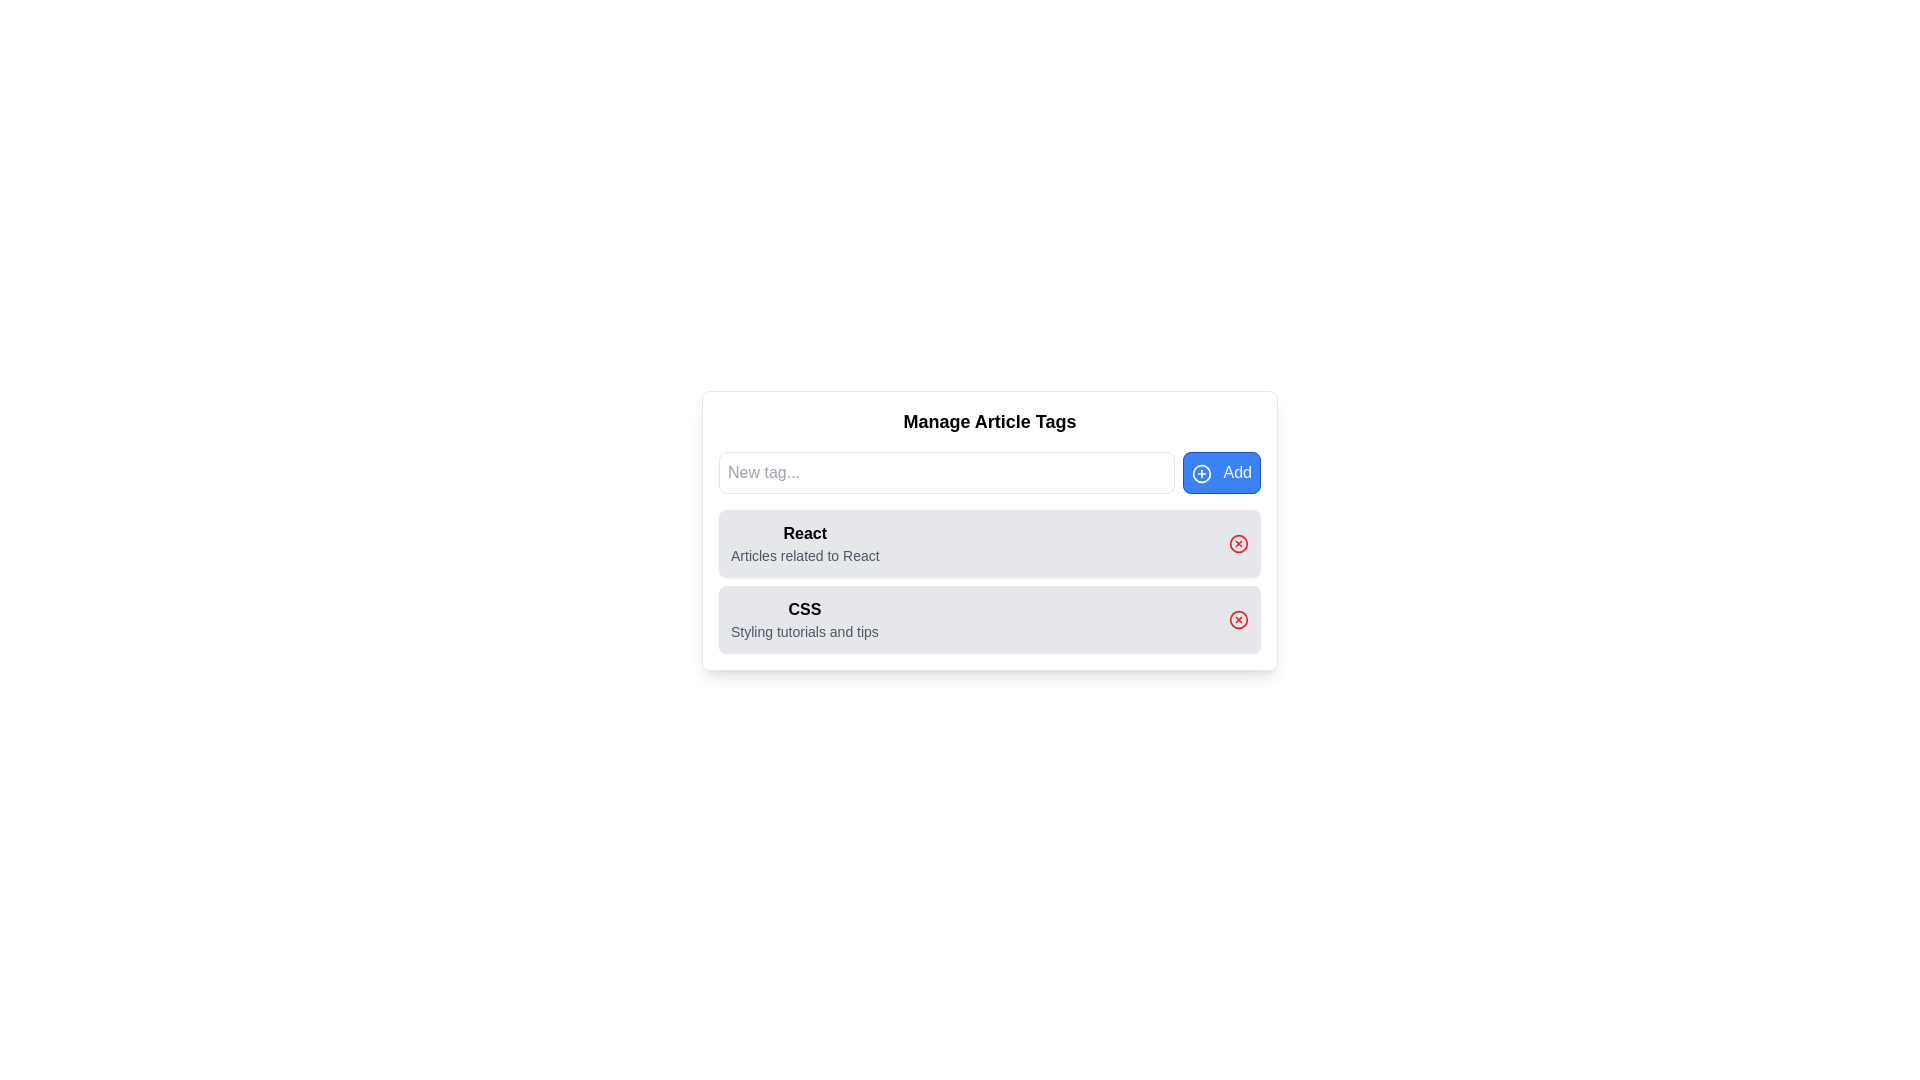 The width and height of the screenshot is (1920, 1080). Describe the element at coordinates (1220, 473) in the screenshot. I see `the button with an icon and label located to the right of the 'New tag...' input field` at that location.